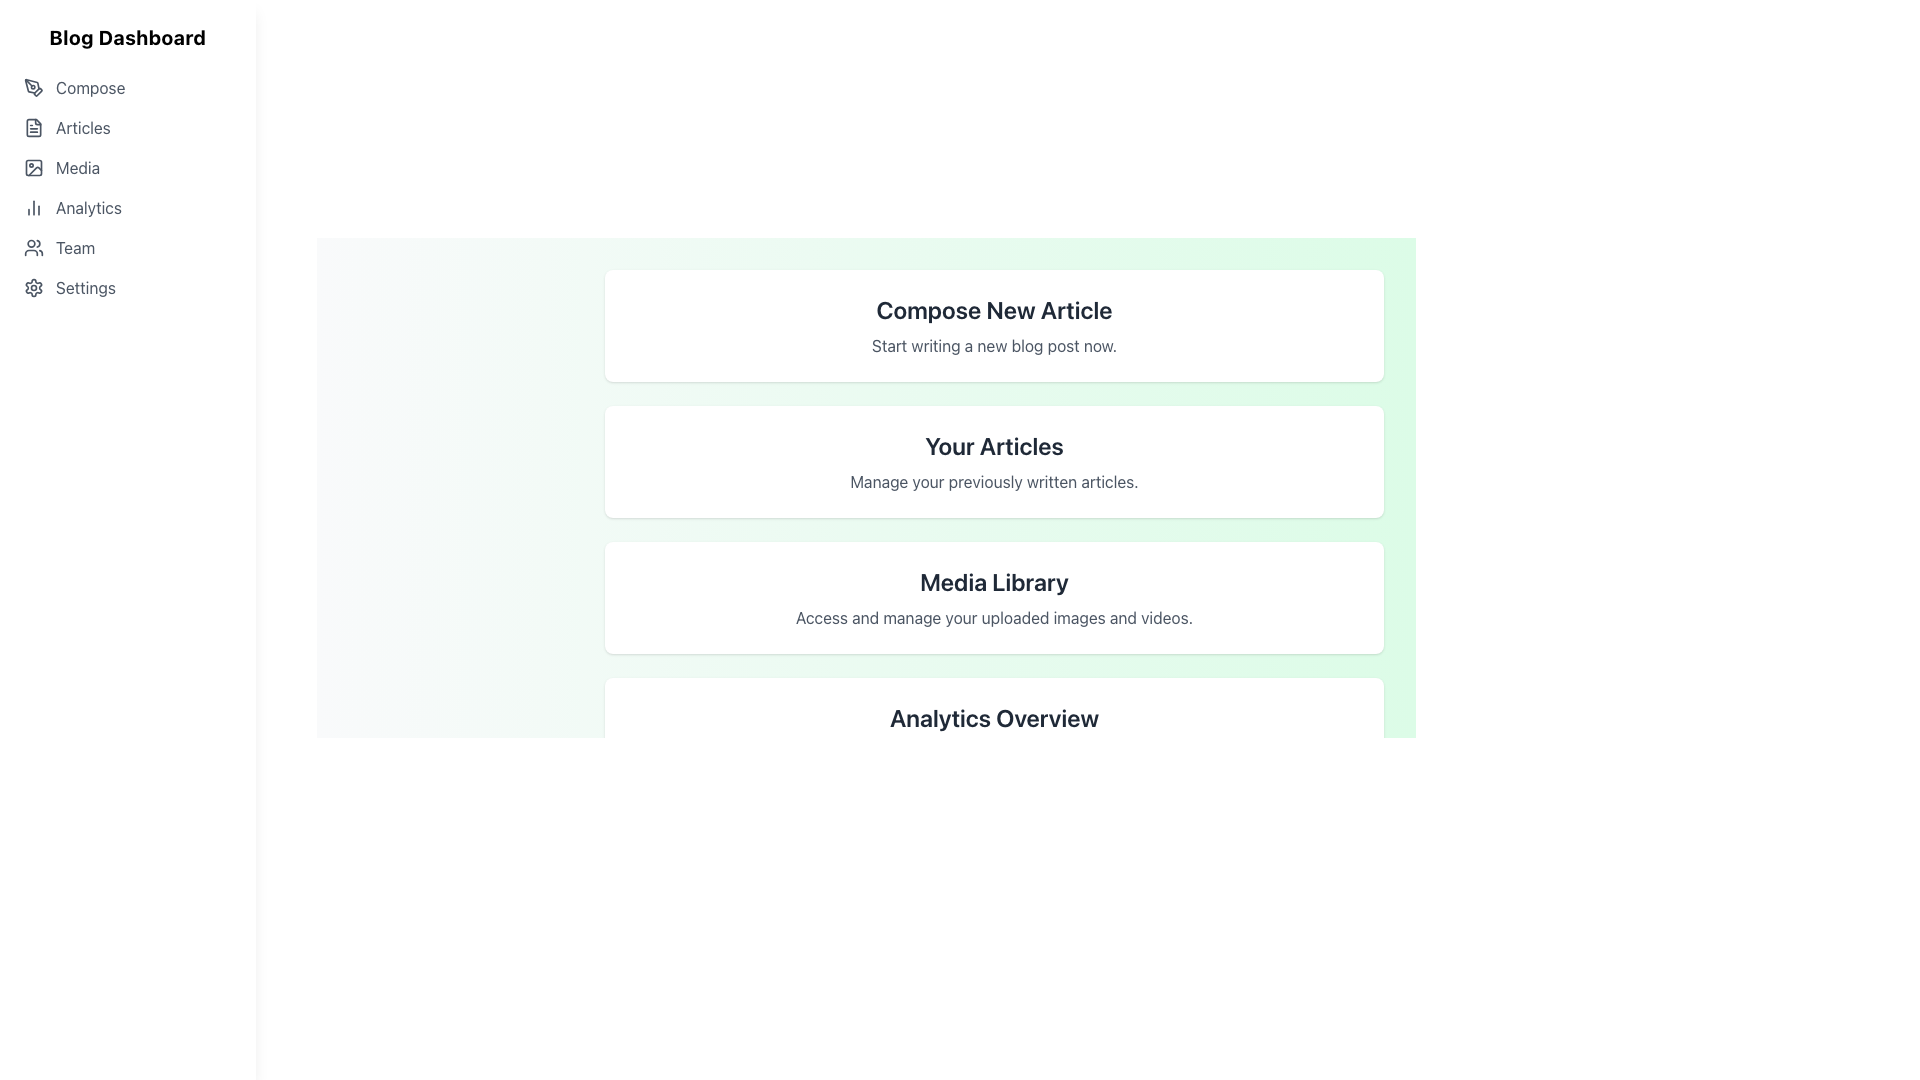 Image resolution: width=1920 pixels, height=1080 pixels. What do you see at coordinates (33, 167) in the screenshot?
I see `the small rounded rectangle icon representing an image, located in the sidebar's 'Media' list item group in the navigation menu` at bounding box center [33, 167].